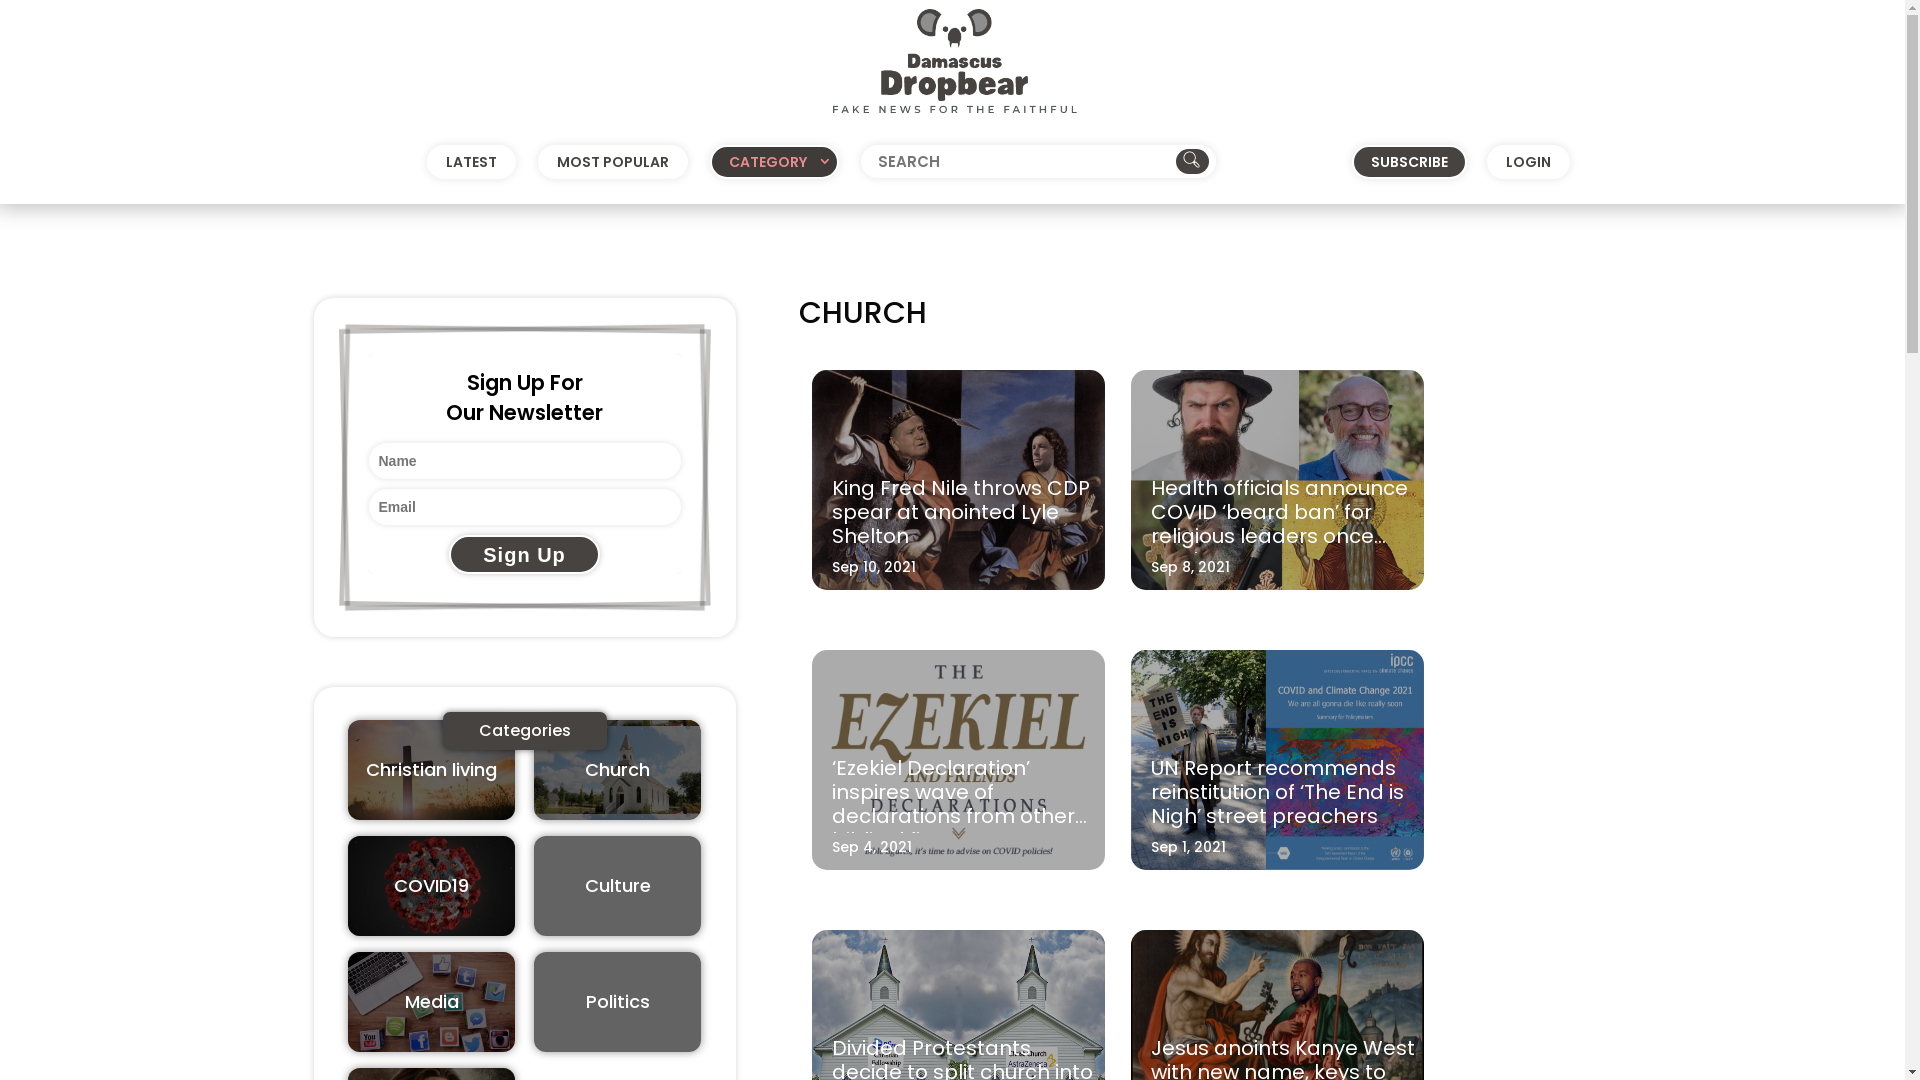 This screenshot has width=1920, height=1080. I want to click on 'CATEGORY', so click(773, 161).